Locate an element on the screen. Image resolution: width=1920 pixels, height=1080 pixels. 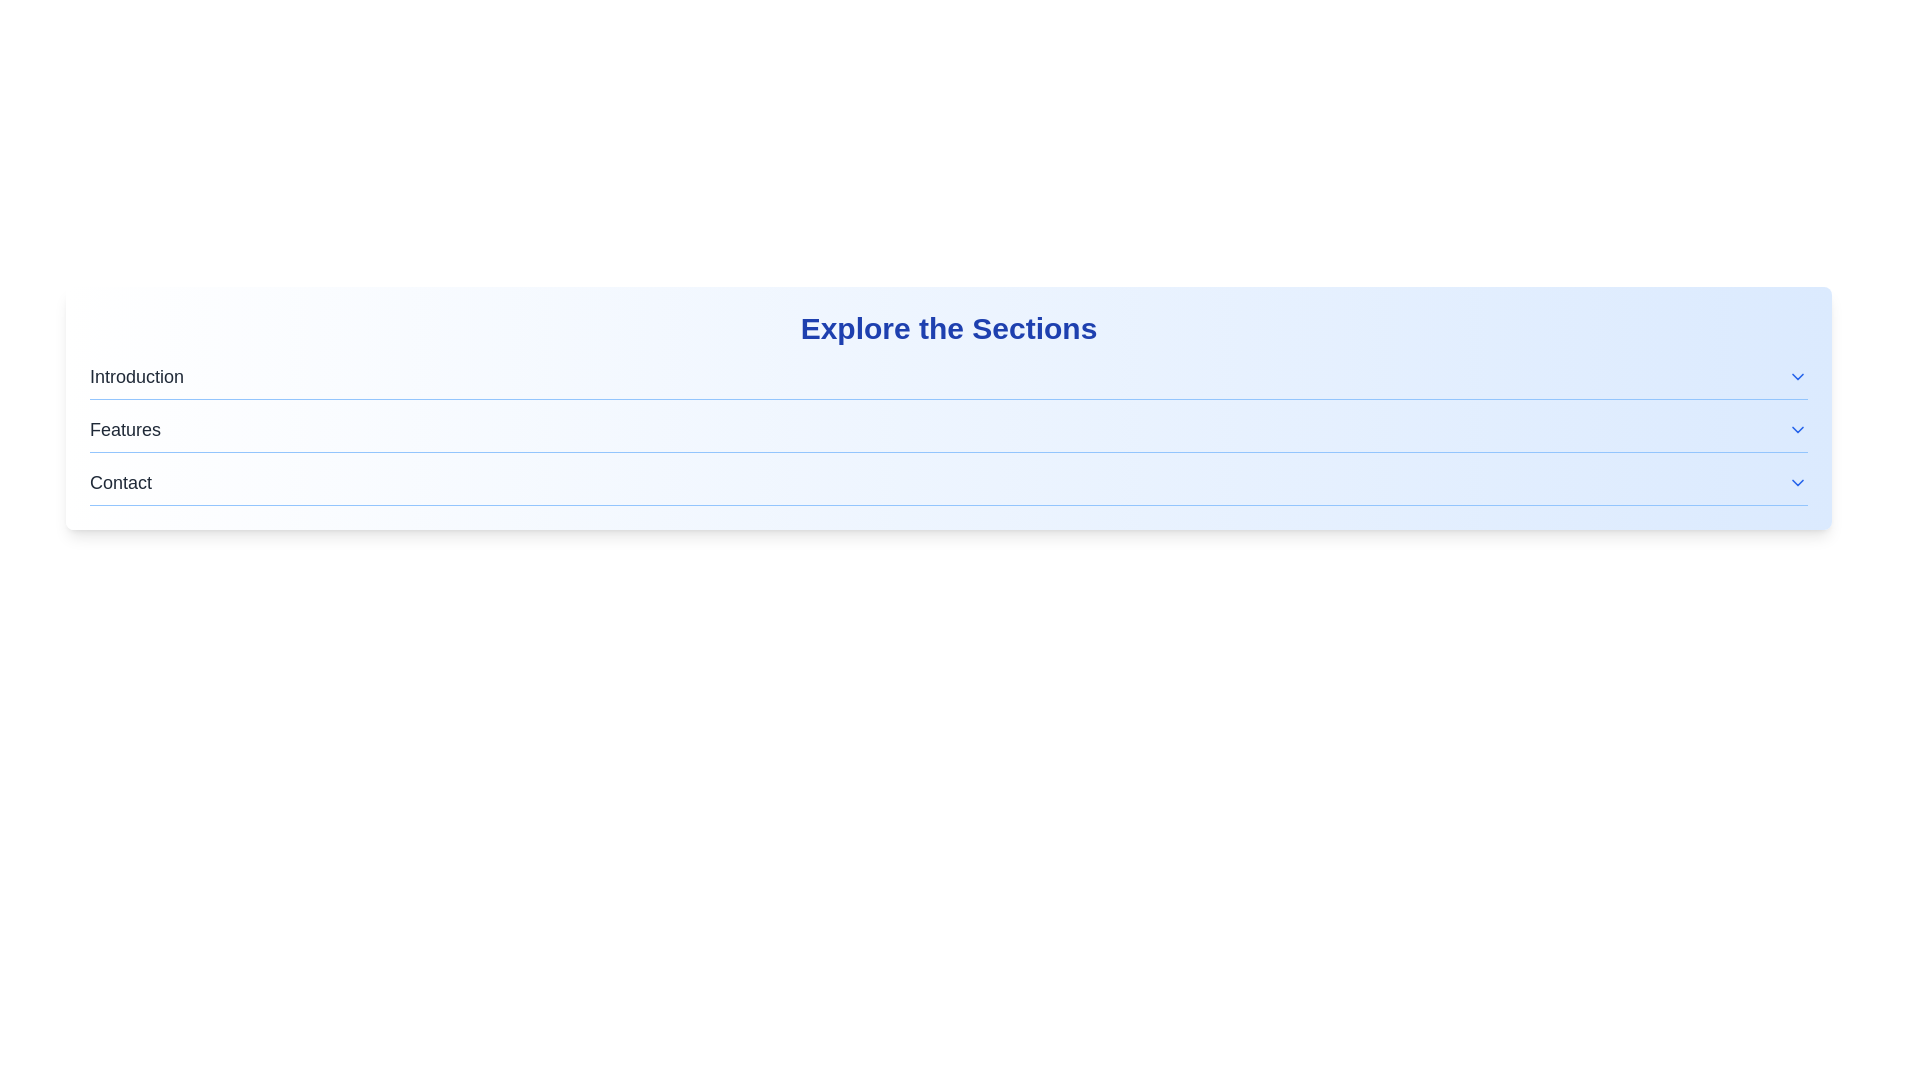
the 'Features' dropdown button, which is the middle entry in the vertical list under 'Explore the Sections' is located at coordinates (948, 428).